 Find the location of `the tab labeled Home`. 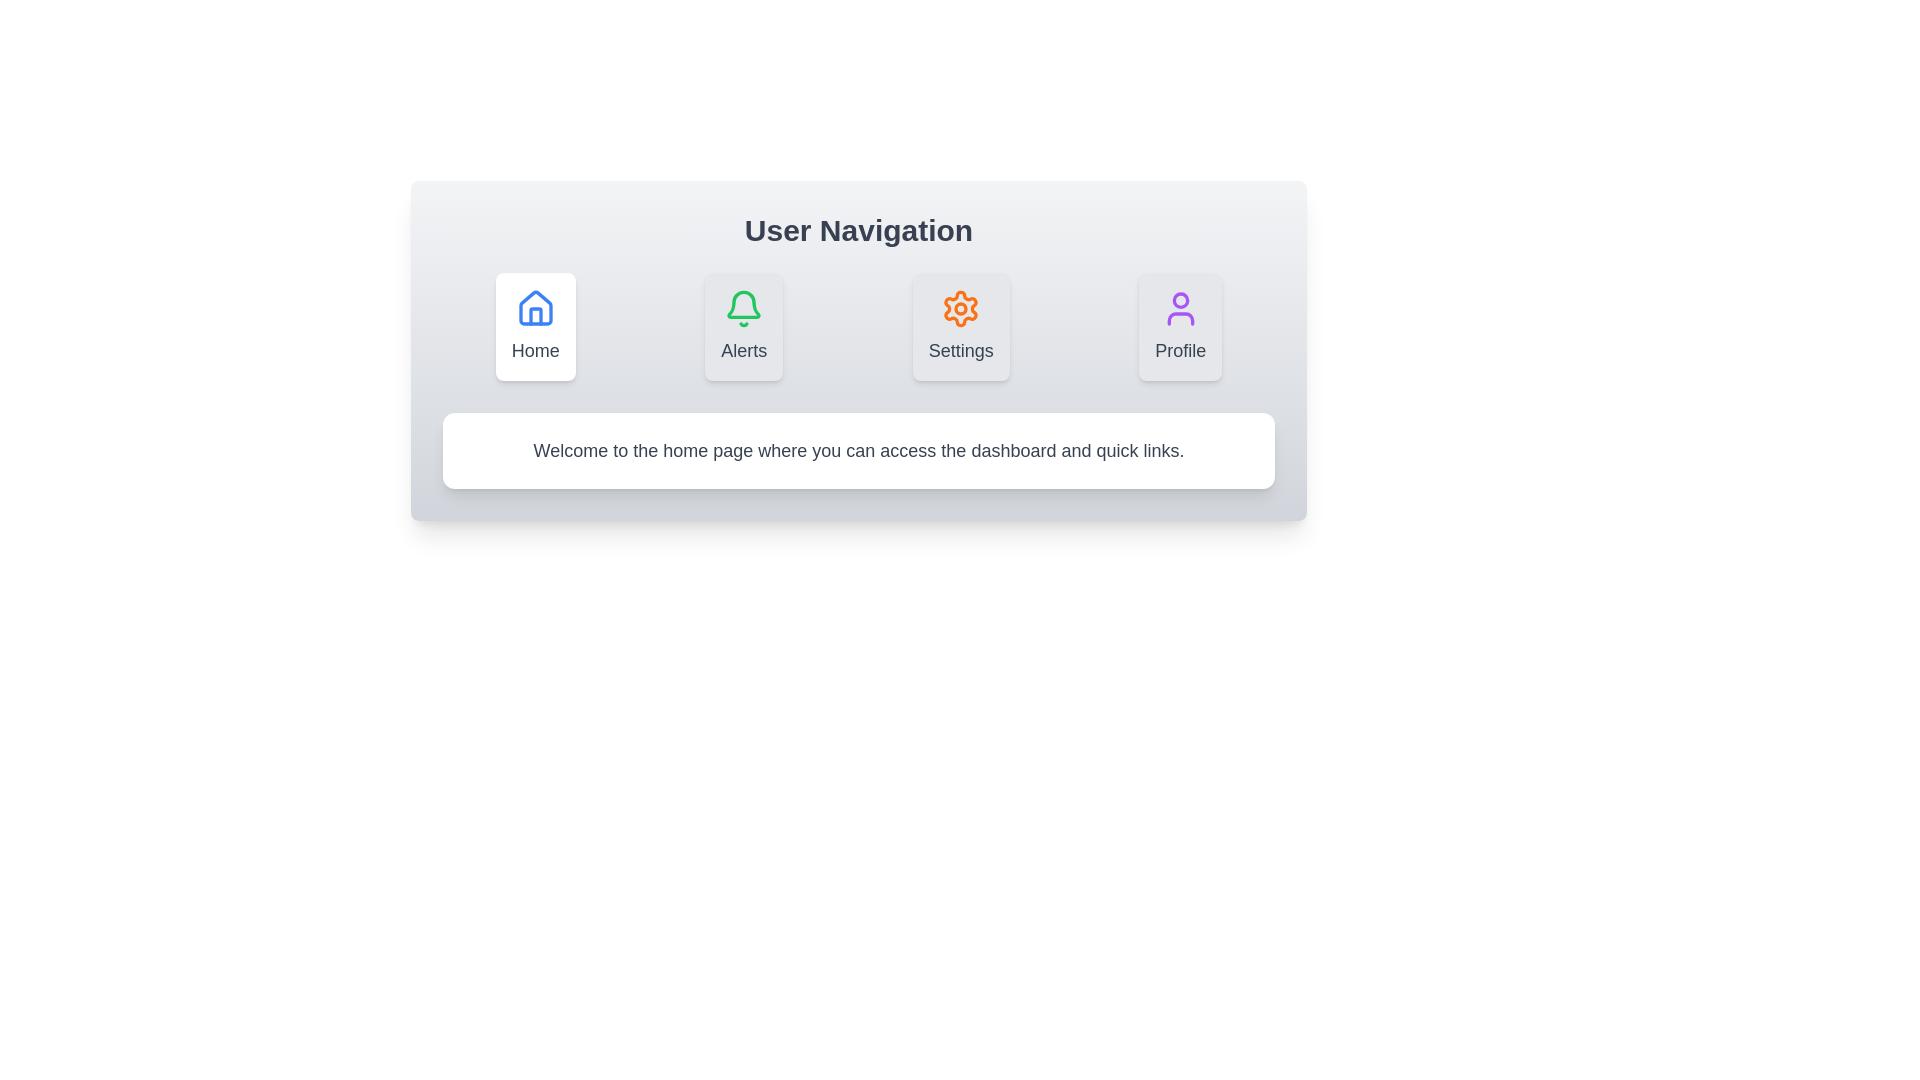

the tab labeled Home is located at coordinates (535, 326).